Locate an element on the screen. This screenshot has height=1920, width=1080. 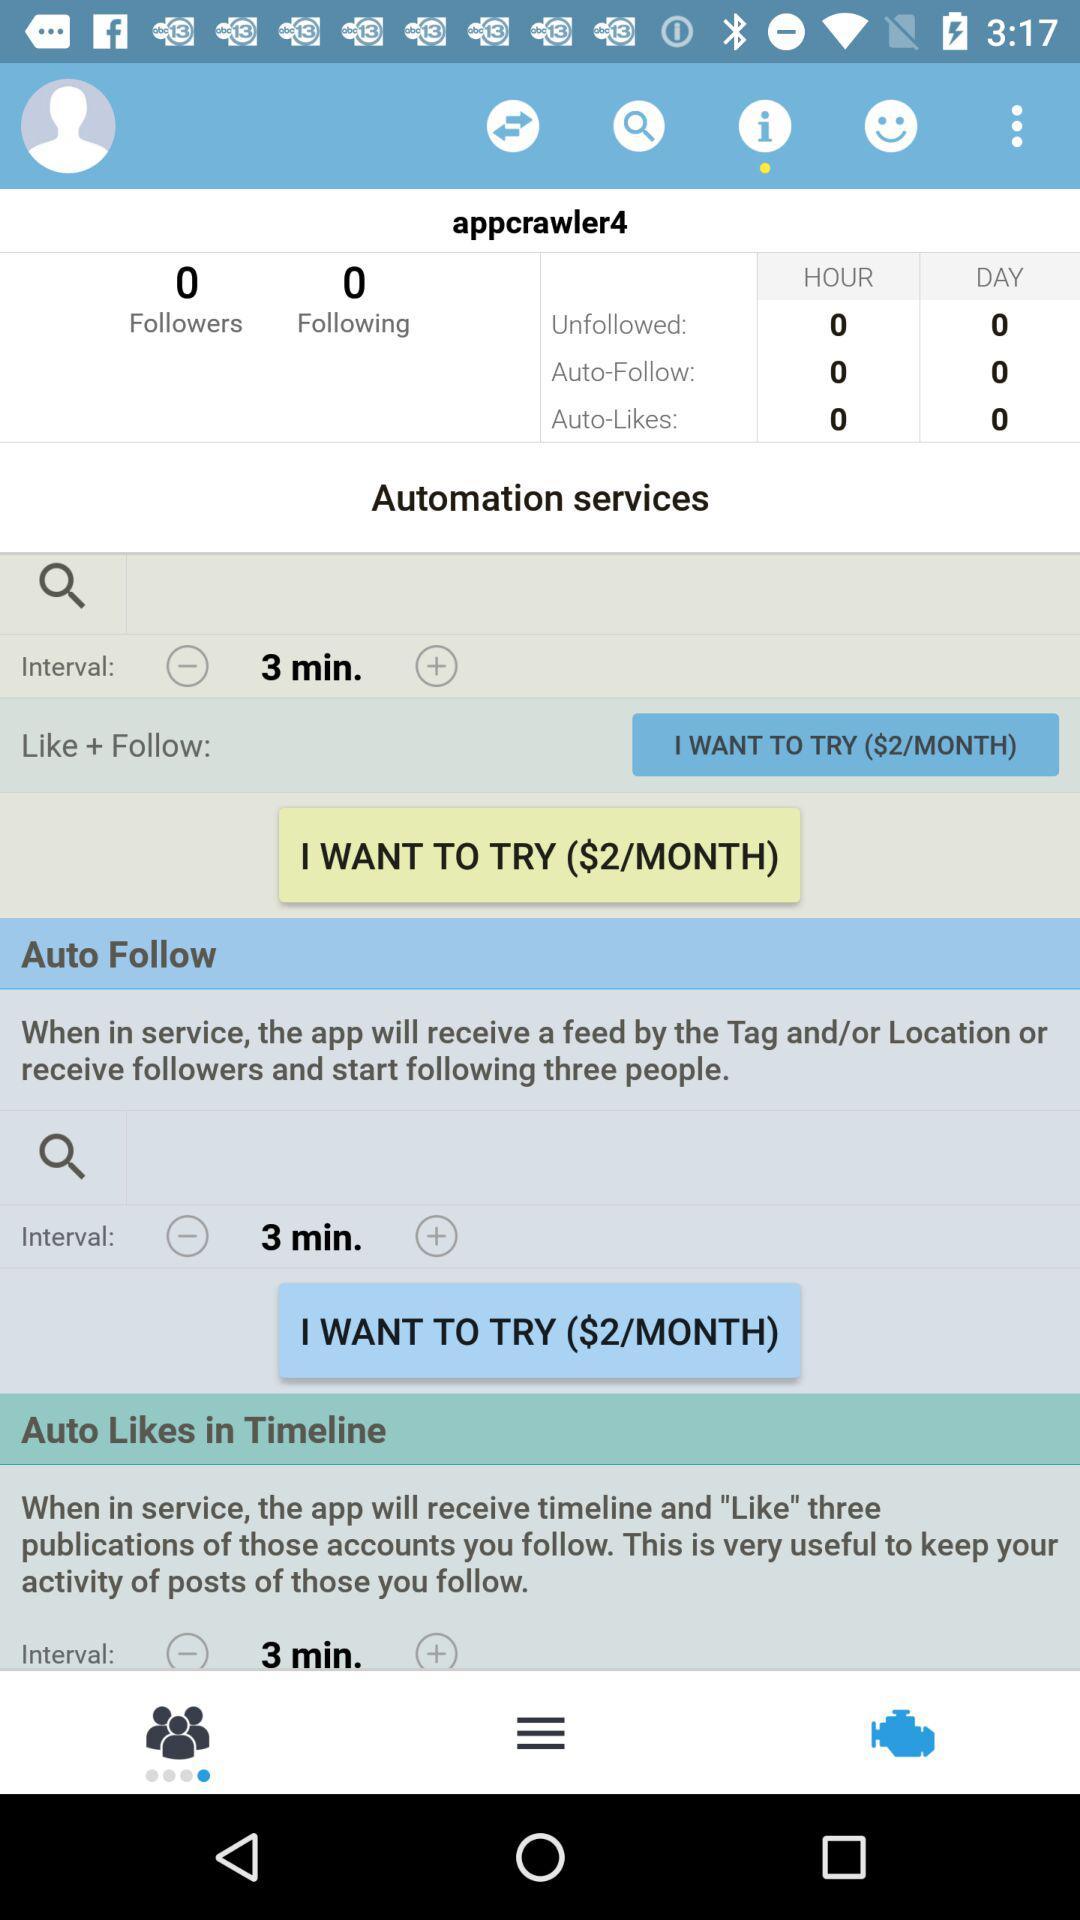
search is located at coordinates (61, 1157).